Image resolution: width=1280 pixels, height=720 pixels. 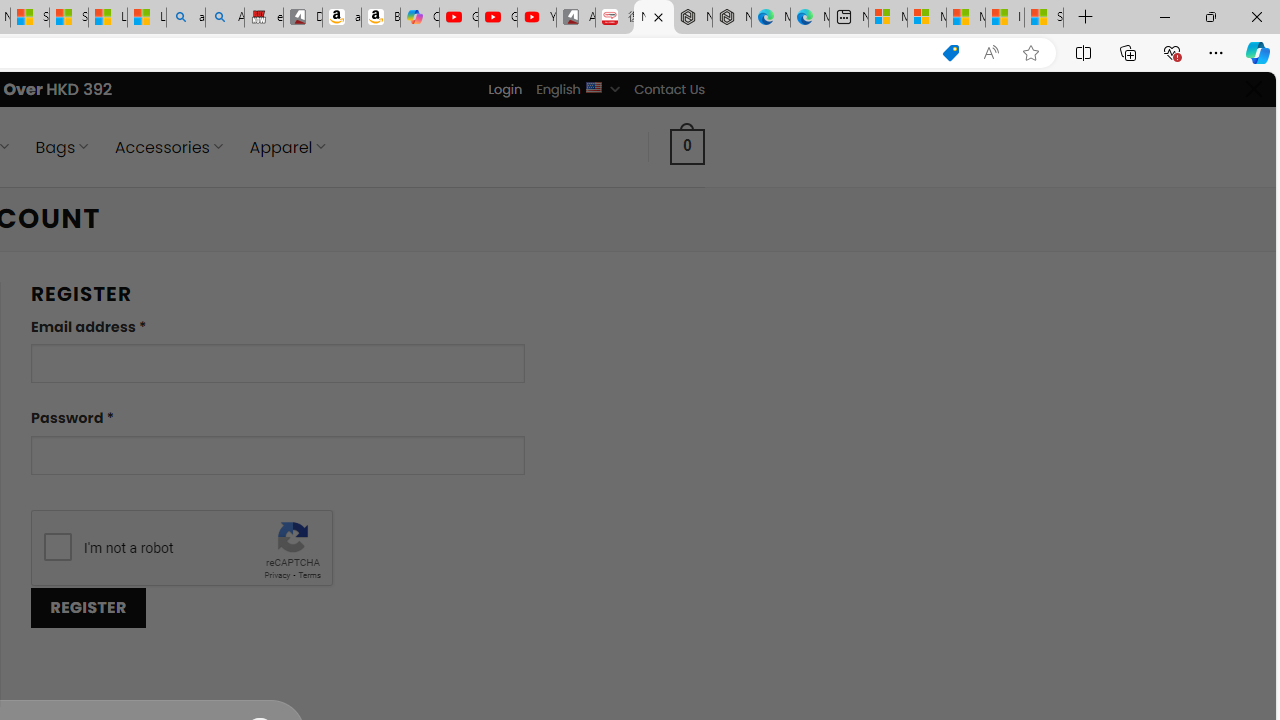 I want to click on 'English', so click(x=592, y=85).